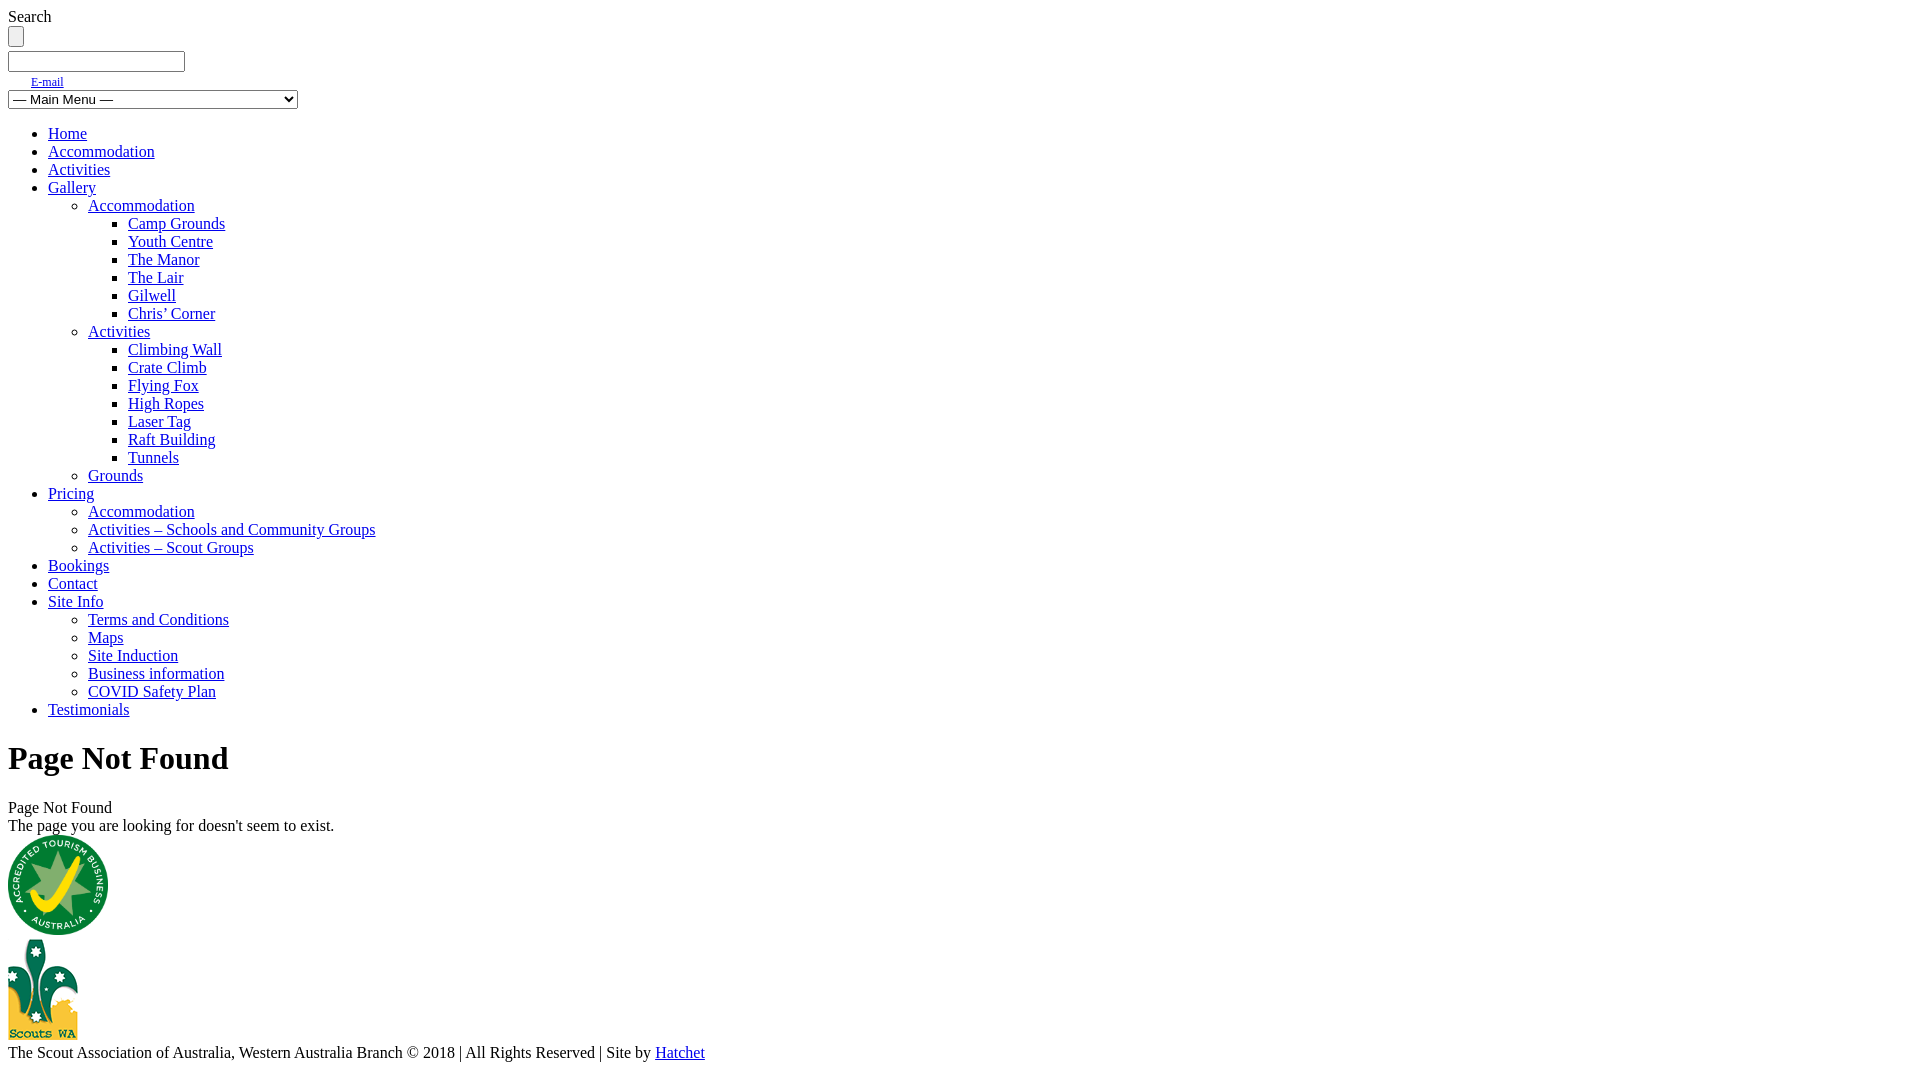 This screenshot has height=1080, width=1920. Describe the element at coordinates (170, 240) in the screenshot. I see `'Youth Centre'` at that location.